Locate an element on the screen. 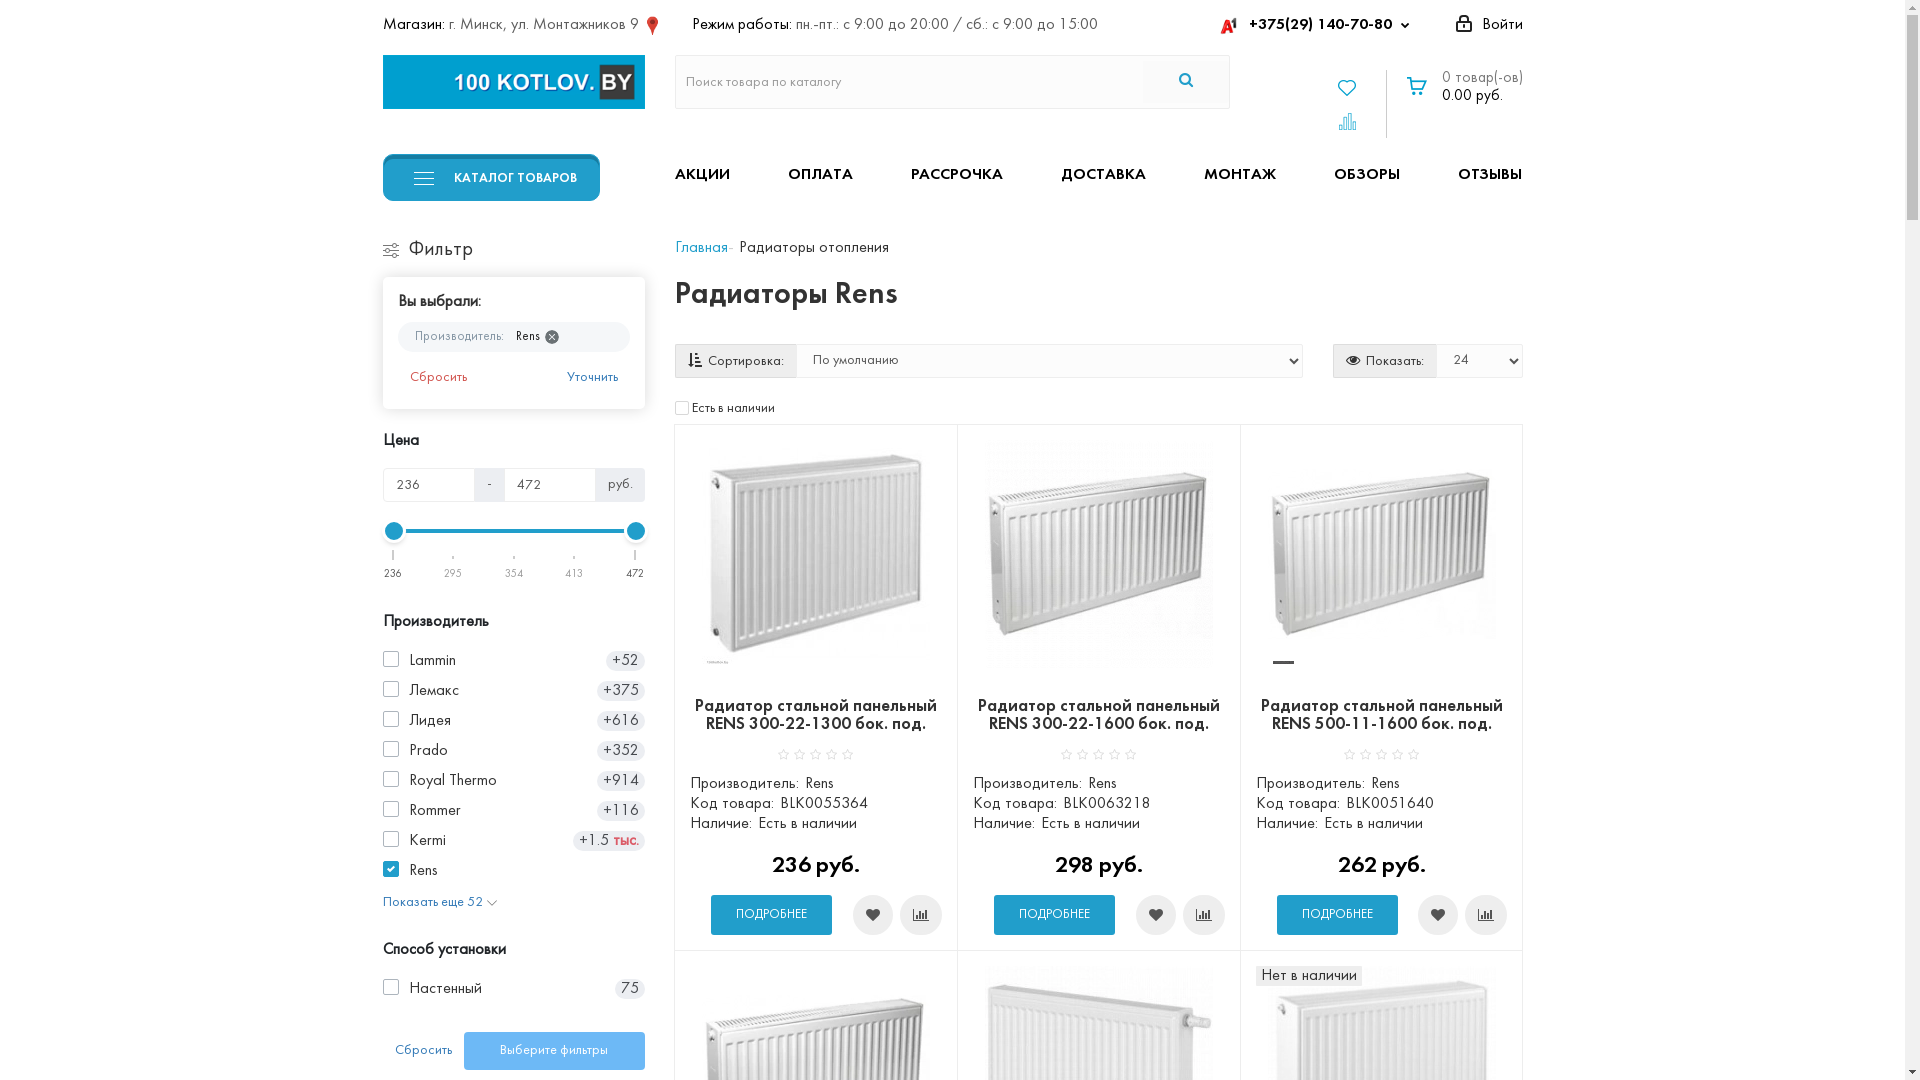 The width and height of the screenshot is (1920, 1080). '+375(29) 140-70-80' is located at coordinates (1318, 24).